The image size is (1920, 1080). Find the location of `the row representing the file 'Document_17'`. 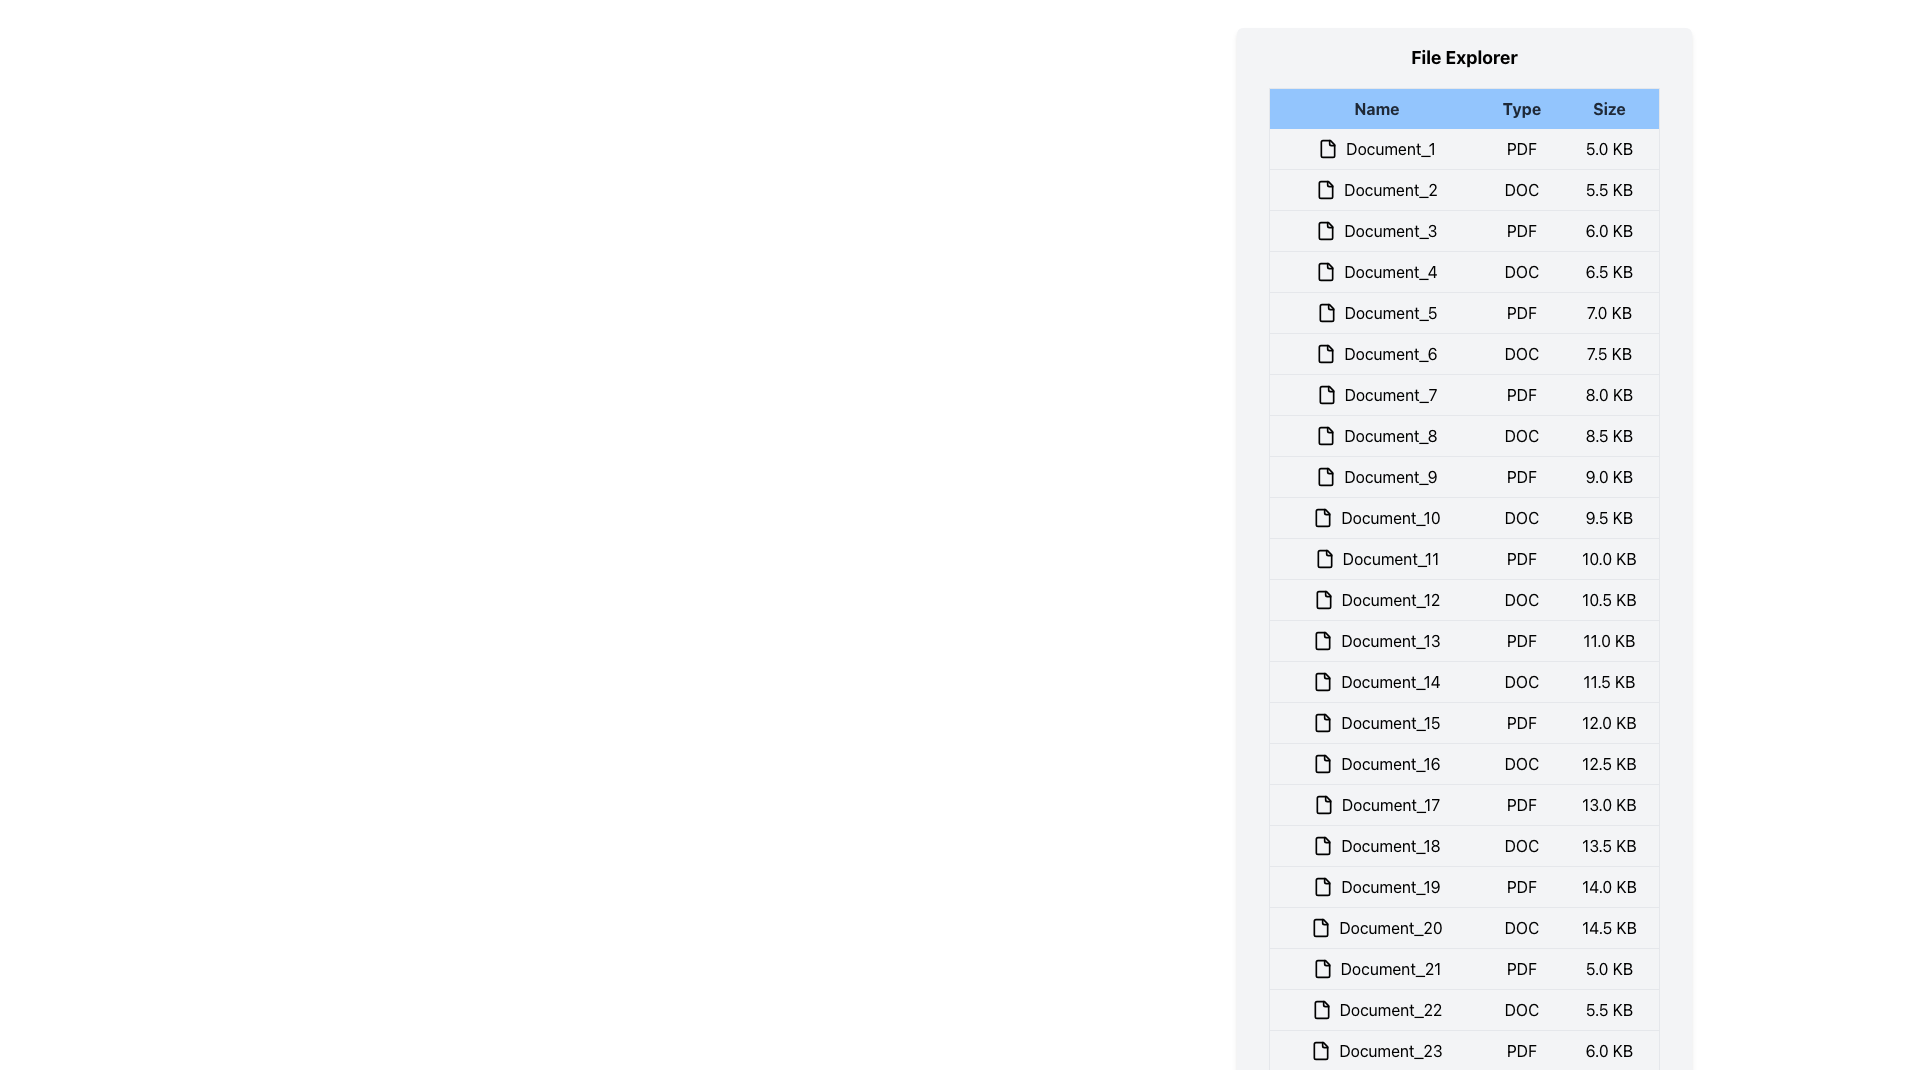

the row representing the file 'Document_17' is located at coordinates (1464, 804).